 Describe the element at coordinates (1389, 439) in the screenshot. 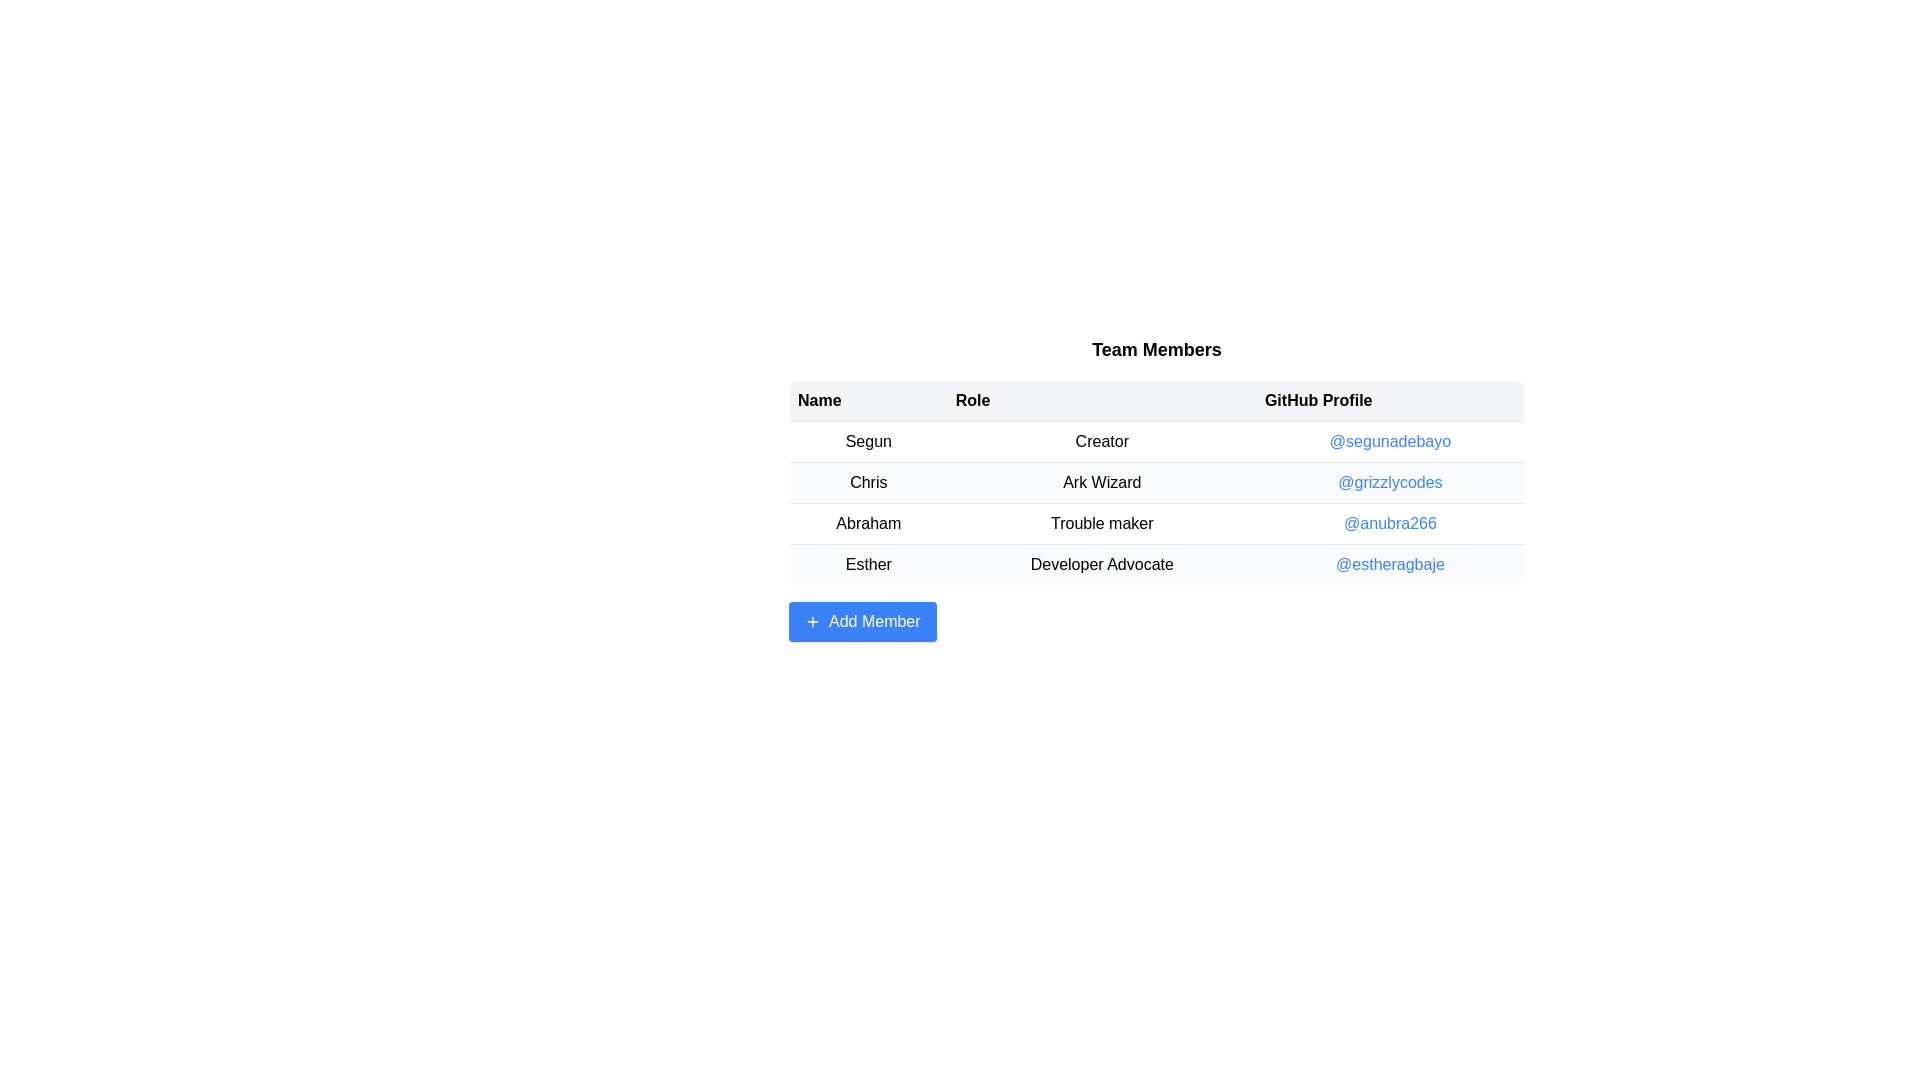

I see `the hyperlink '@segunadebayo' in the 'Team Members' table located in the 'GitHub Profile' column` at that location.